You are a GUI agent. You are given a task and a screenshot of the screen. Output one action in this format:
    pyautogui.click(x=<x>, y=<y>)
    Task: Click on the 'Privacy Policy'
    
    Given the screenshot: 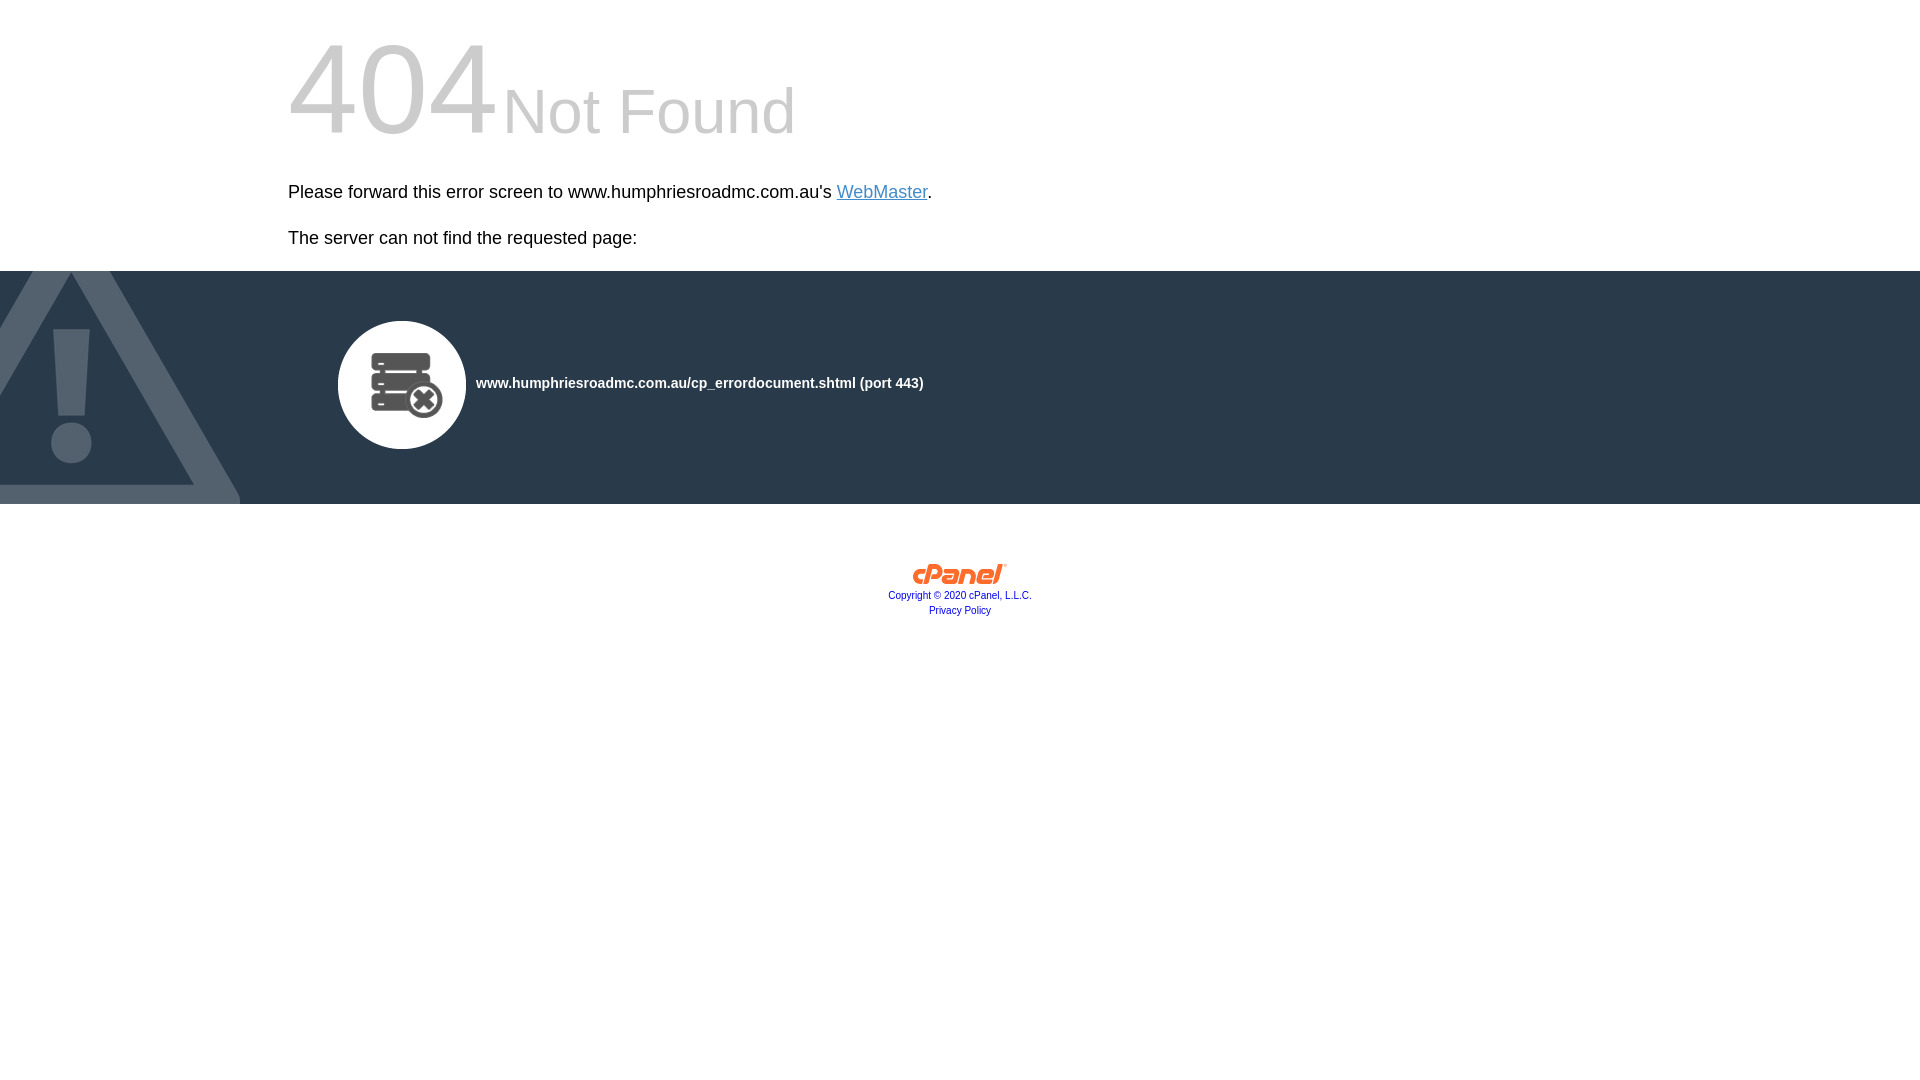 What is the action you would take?
    pyautogui.click(x=960, y=609)
    